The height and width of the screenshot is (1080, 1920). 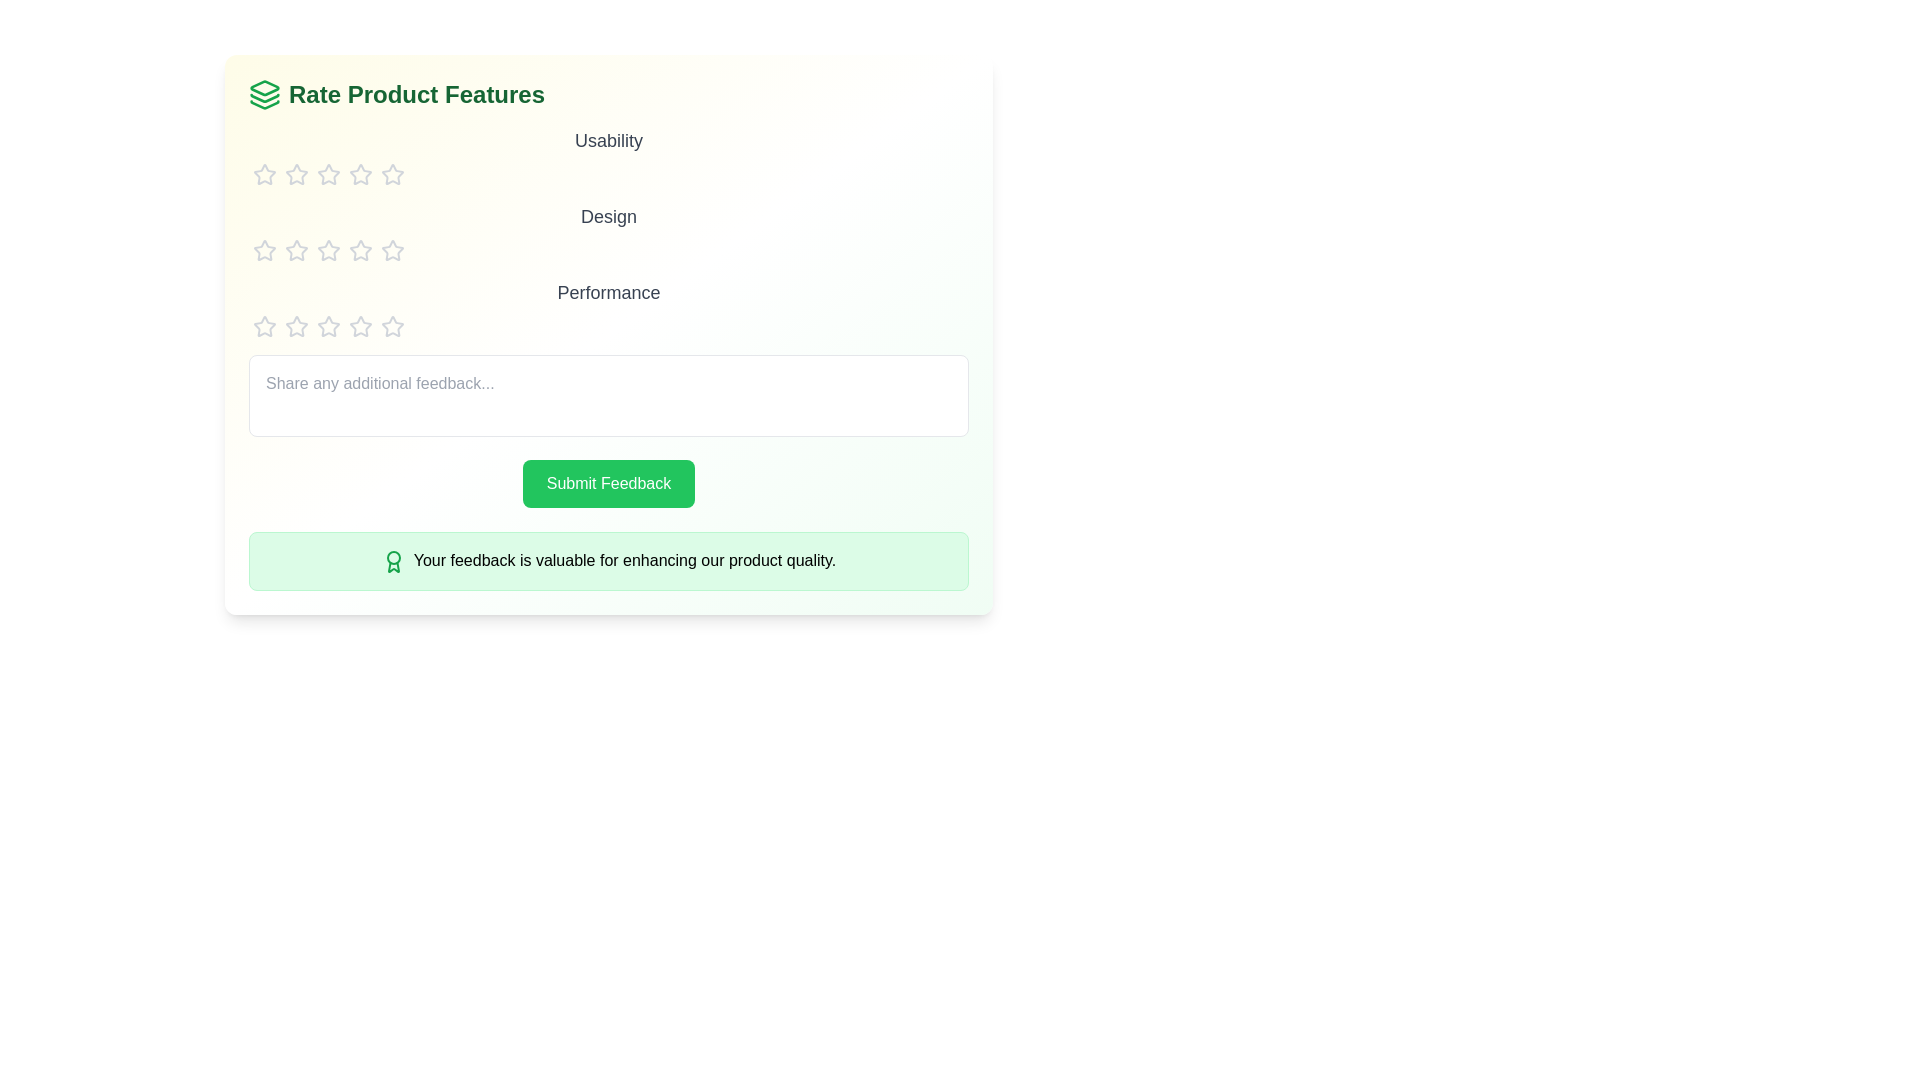 What do you see at coordinates (607, 483) in the screenshot?
I see `the 'Submit Feedback' button to submit the feedback` at bounding box center [607, 483].